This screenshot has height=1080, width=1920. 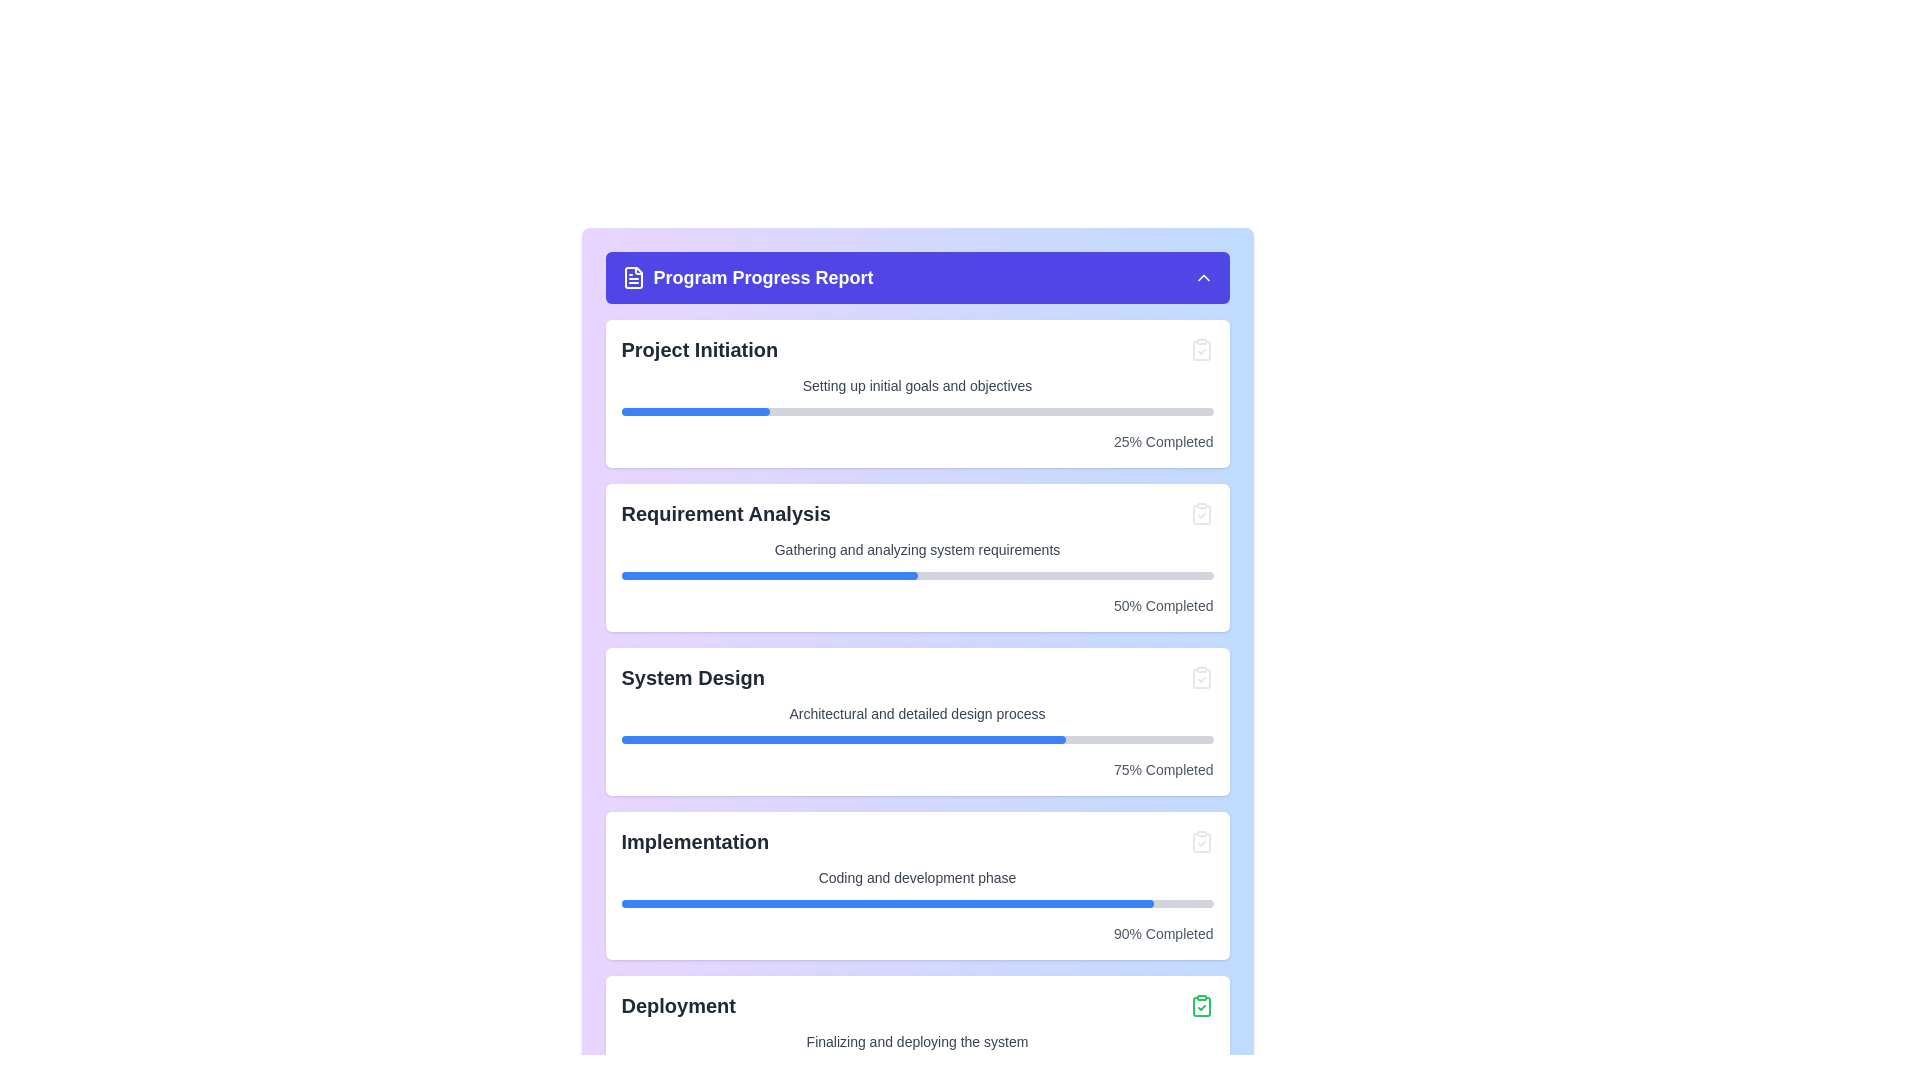 I want to click on the SVG Icon that indicates approval, progress, or a completed state located on the far right of the 'System Design' section in the progress report interface, so click(x=1200, y=677).